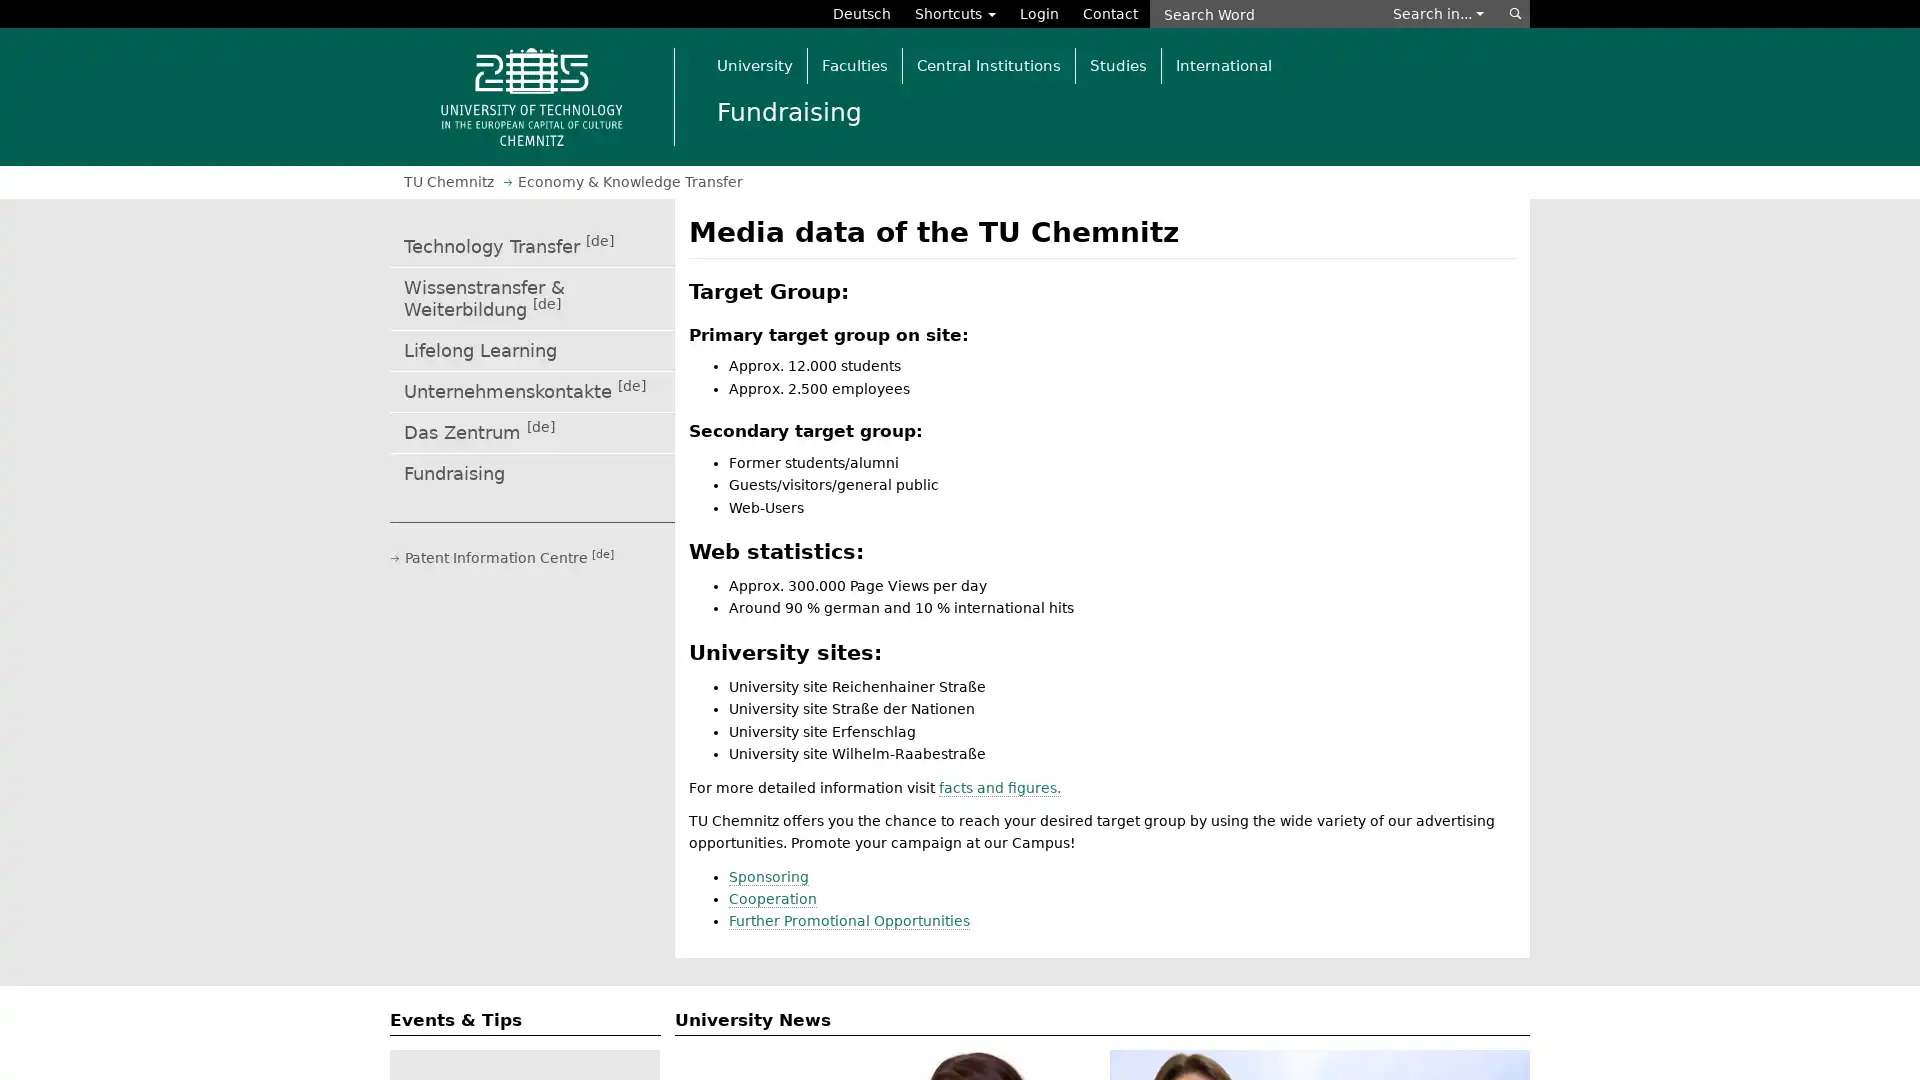  What do you see at coordinates (753, 64) in the screenshot?
I see `University` at bounding box center [753, 64].